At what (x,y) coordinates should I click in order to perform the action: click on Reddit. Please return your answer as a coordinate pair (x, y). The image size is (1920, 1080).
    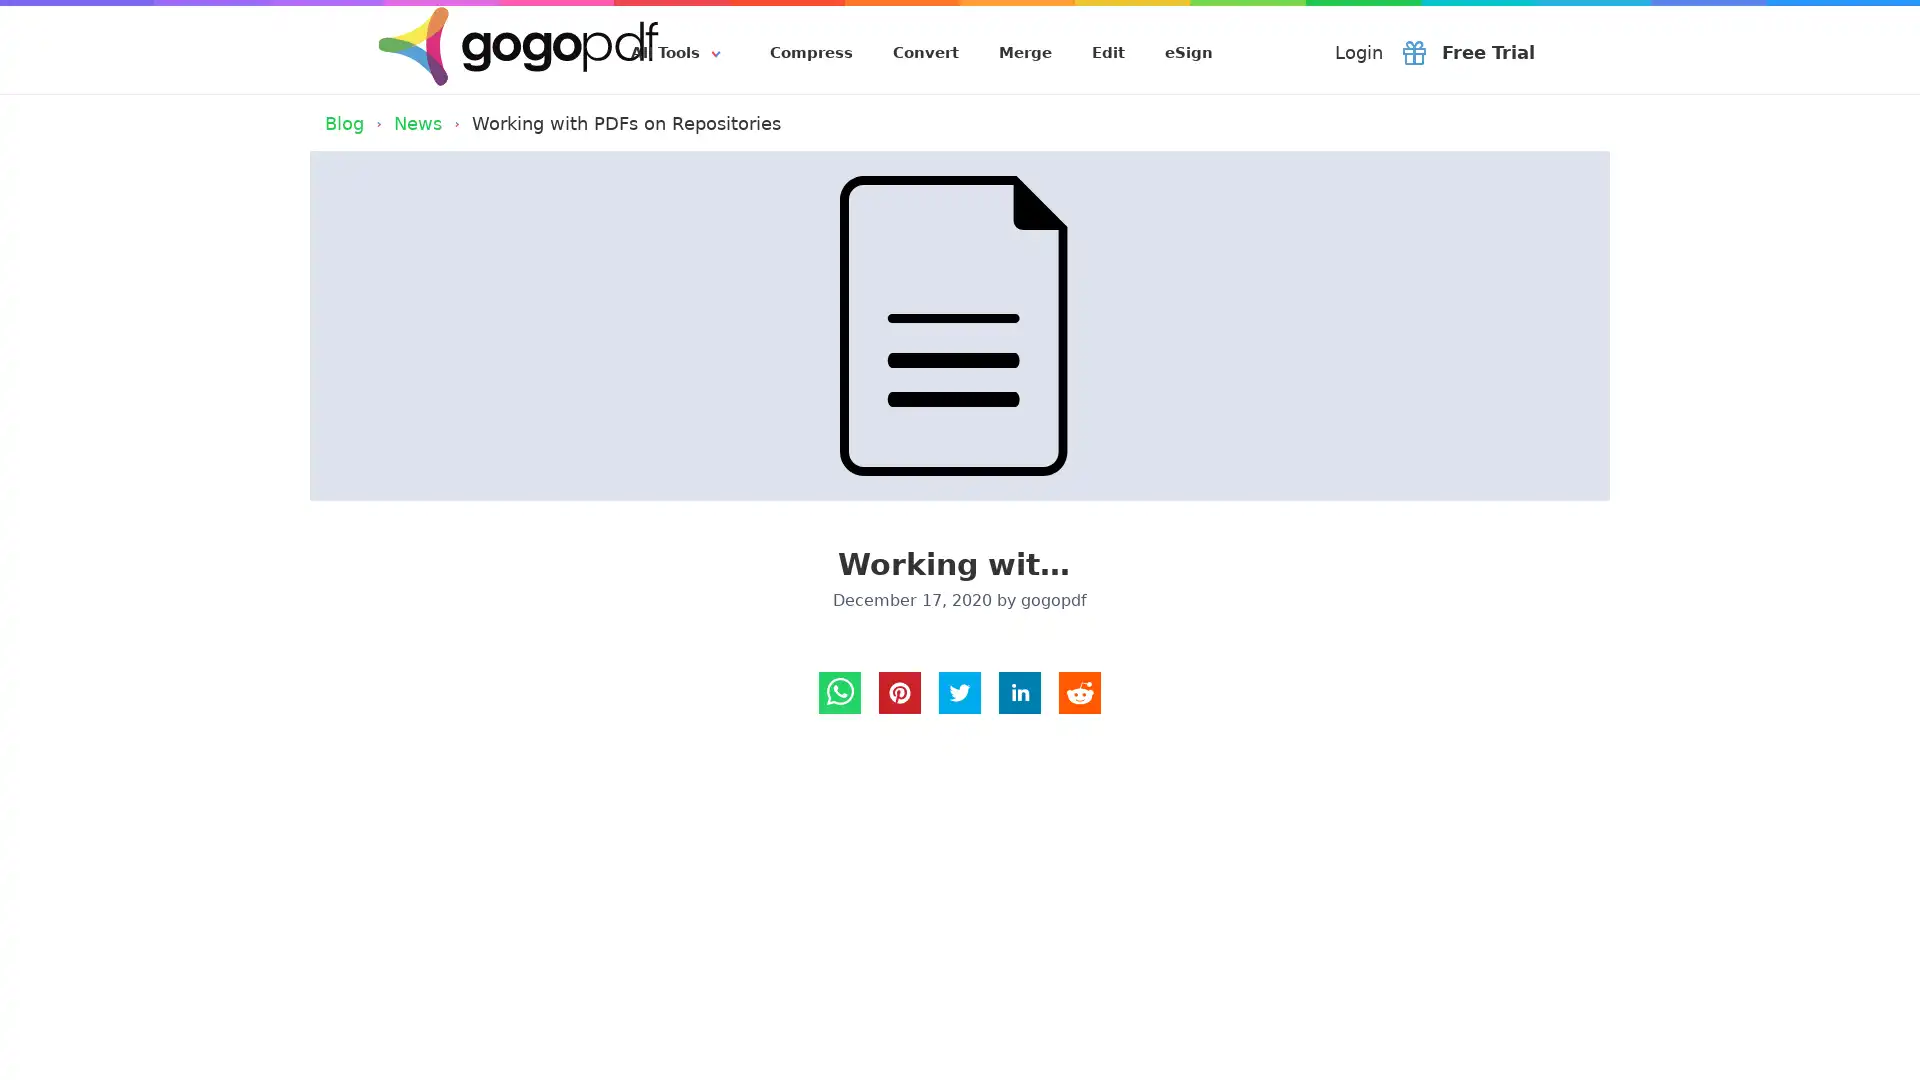
    Looking at the image, I should click on (1079, 692).